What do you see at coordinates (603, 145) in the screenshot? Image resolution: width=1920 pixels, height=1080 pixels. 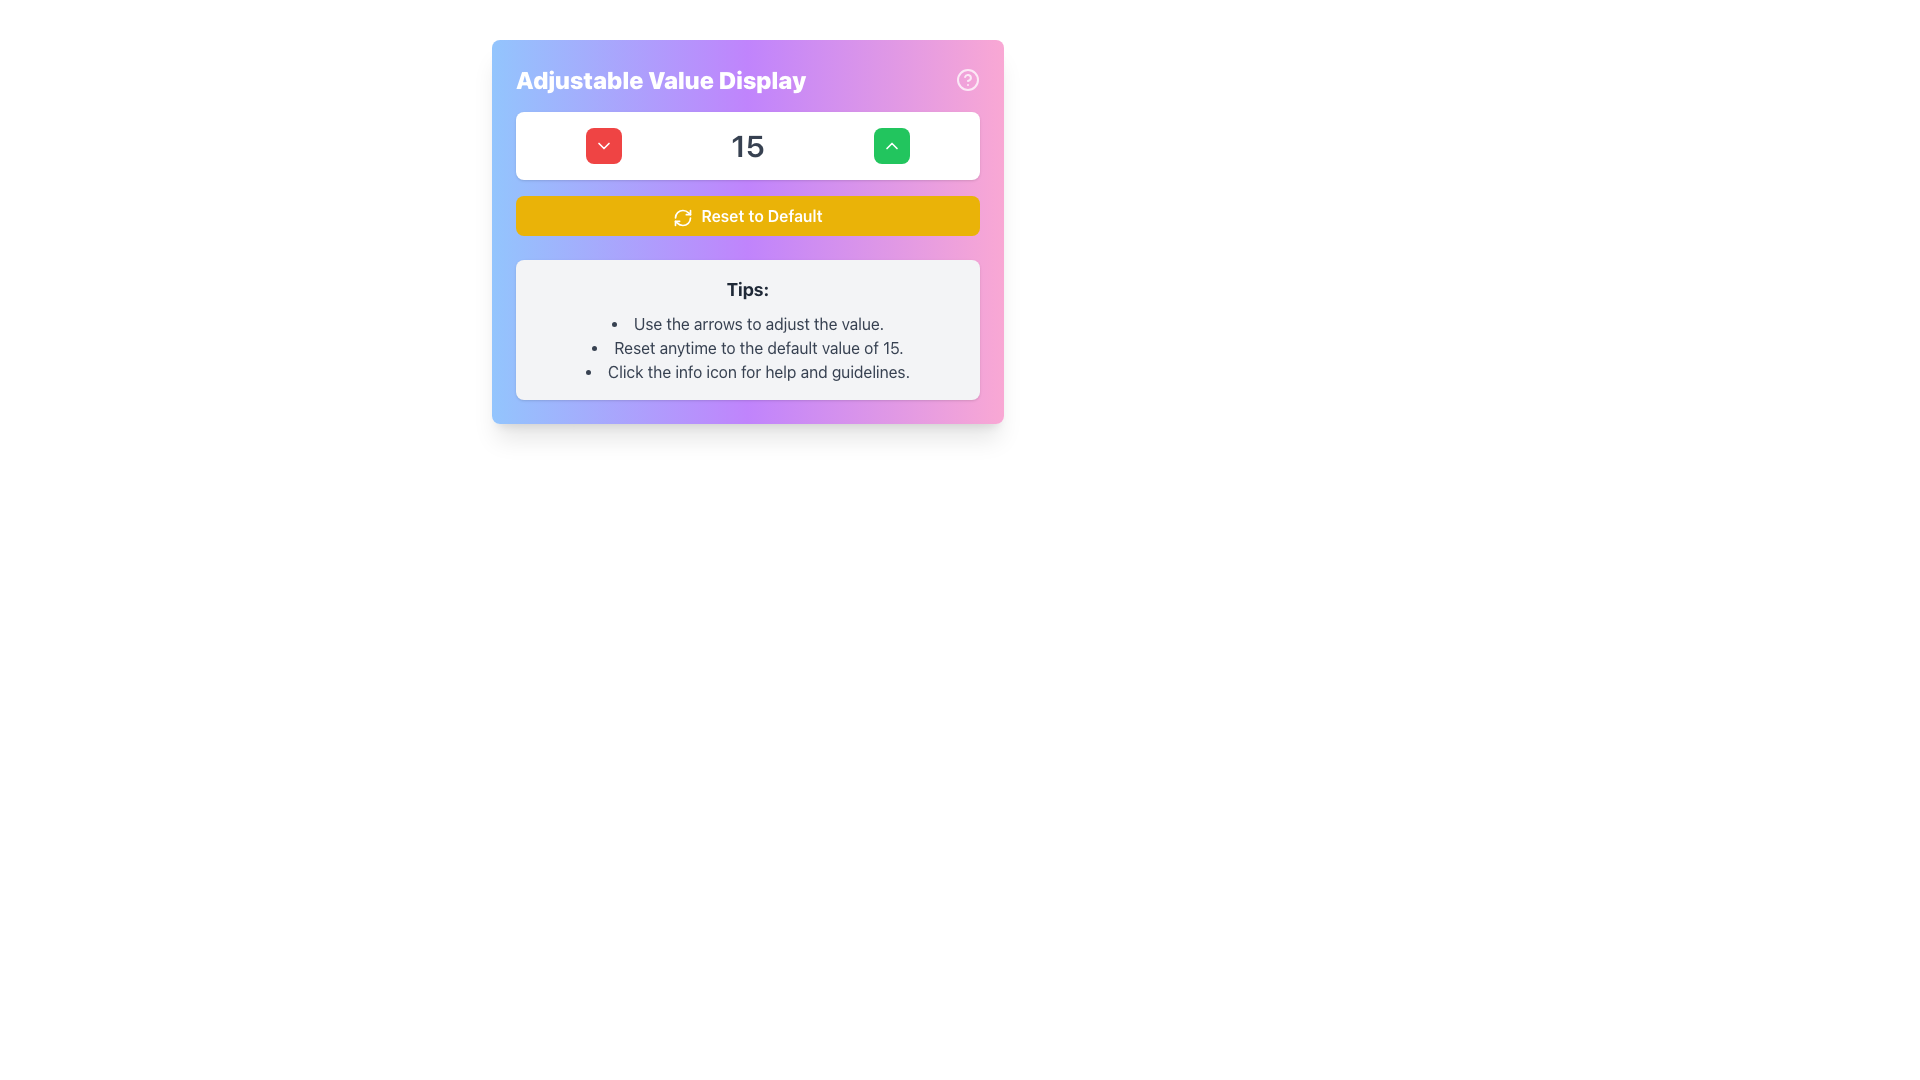 I see `the downward-facing chevron icon contained within the red rounded square button in the header row to decrement a value` at bounding box center [603, 145].